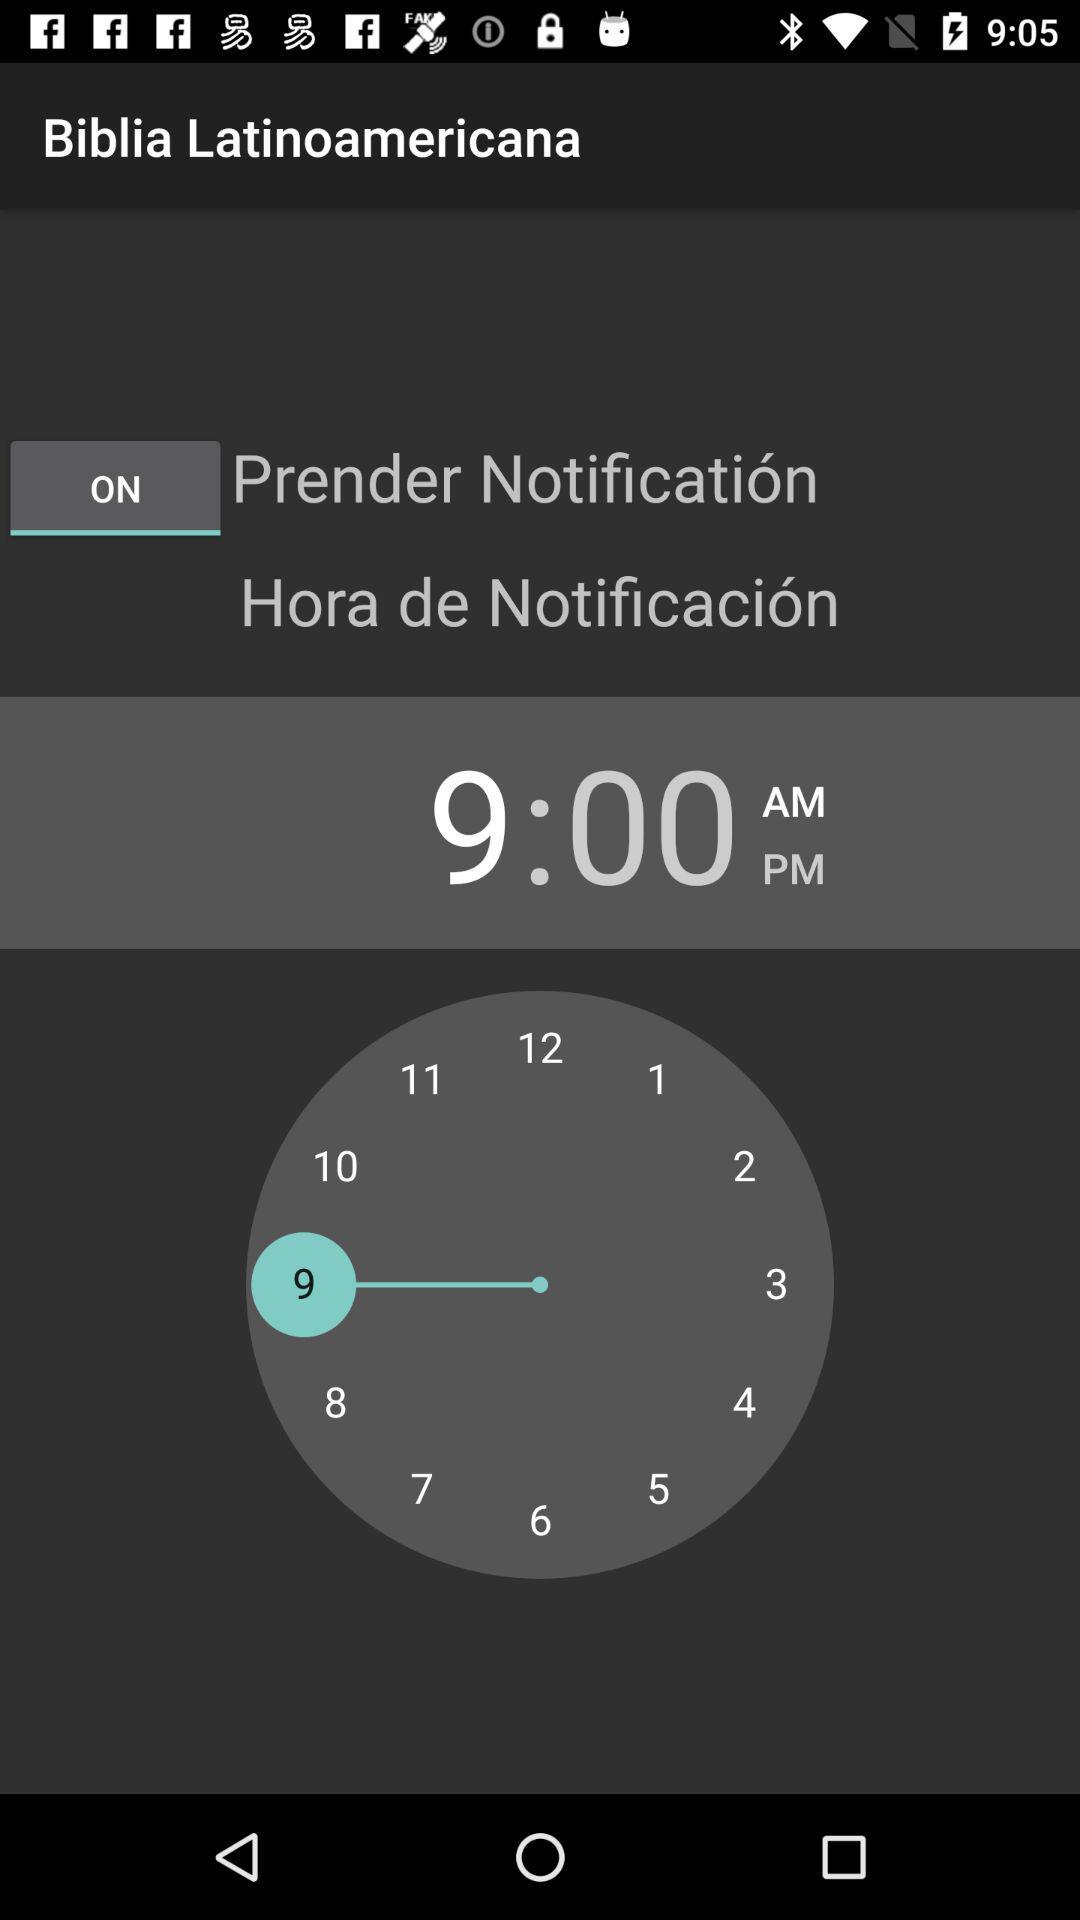 This screenshot has width=1080, height=1920. I want to click on the am checkbox, so click(793, 794).